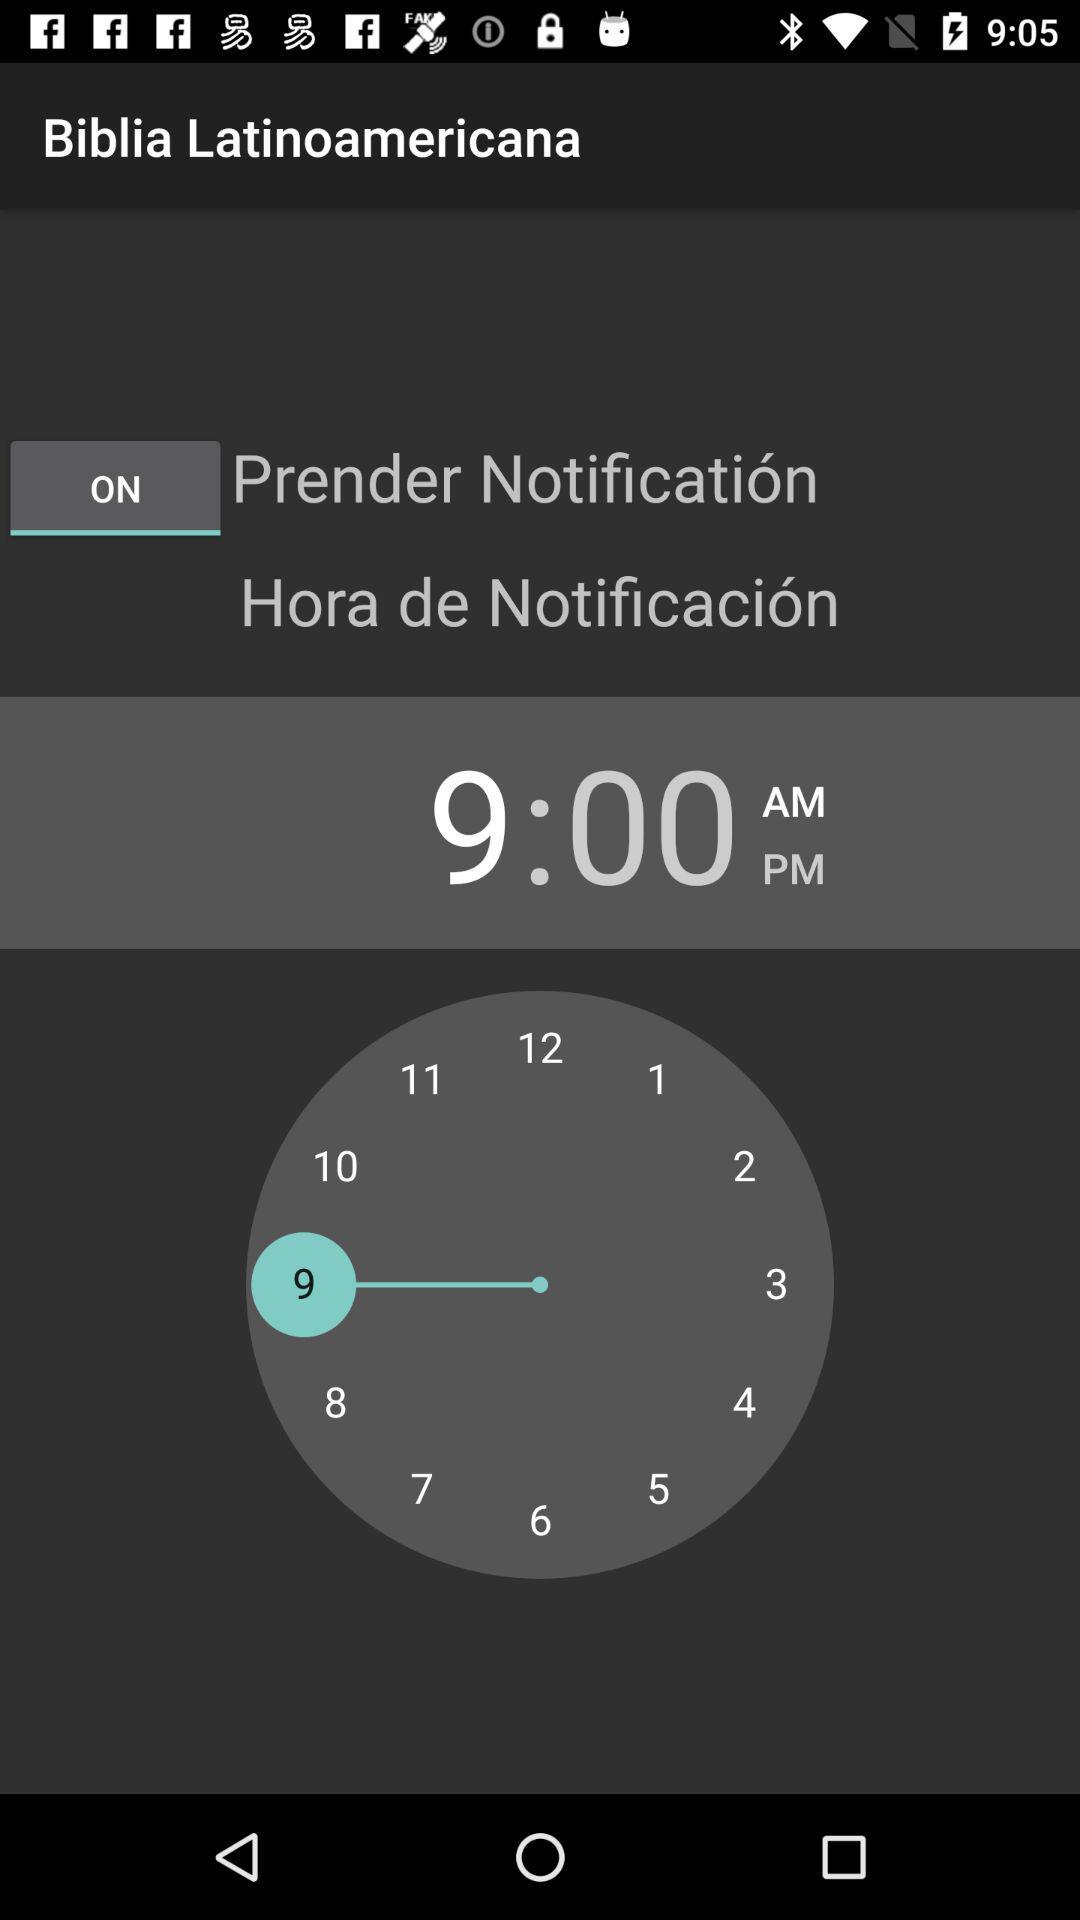 This screenshot has width=1080, height=1920. I want to click on the am checkbox, so click(793, 794).